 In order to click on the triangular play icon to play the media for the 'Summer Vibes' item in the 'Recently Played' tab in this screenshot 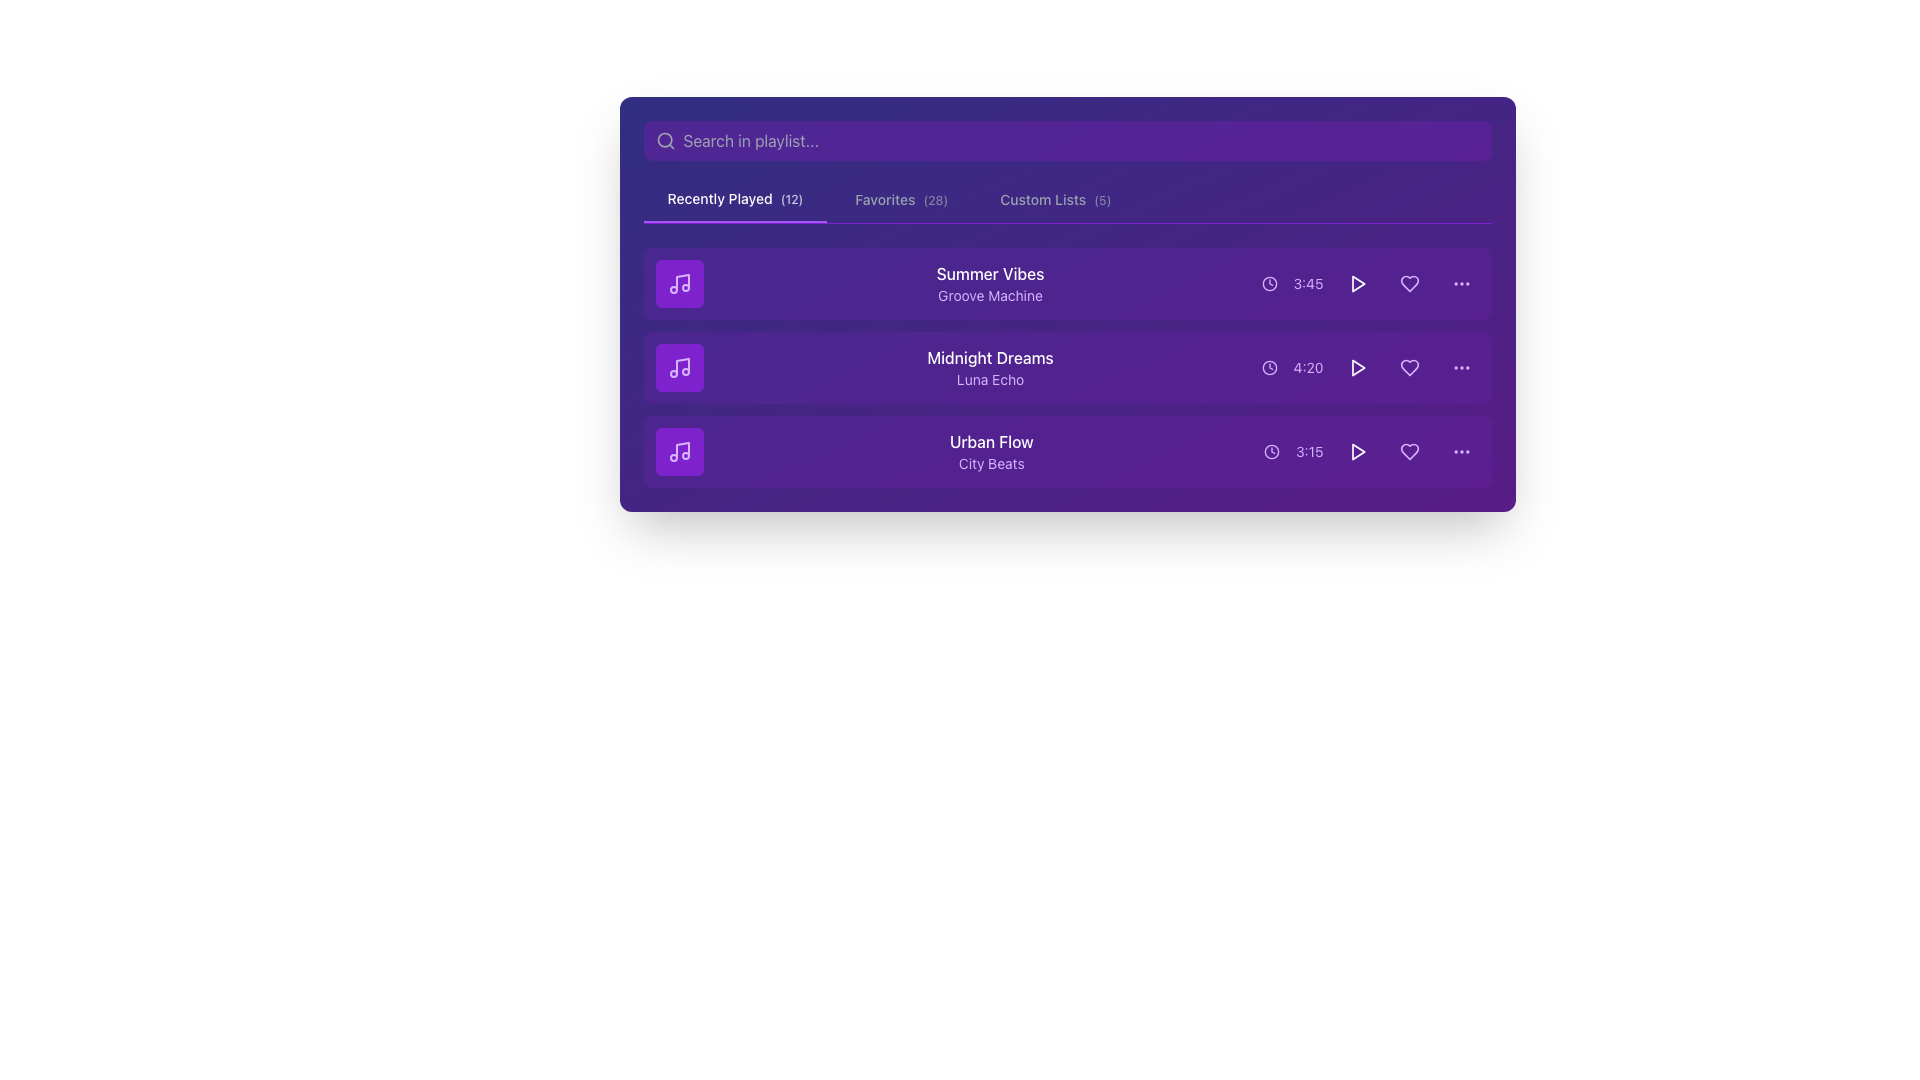, I will do `click(1358, 284)`.